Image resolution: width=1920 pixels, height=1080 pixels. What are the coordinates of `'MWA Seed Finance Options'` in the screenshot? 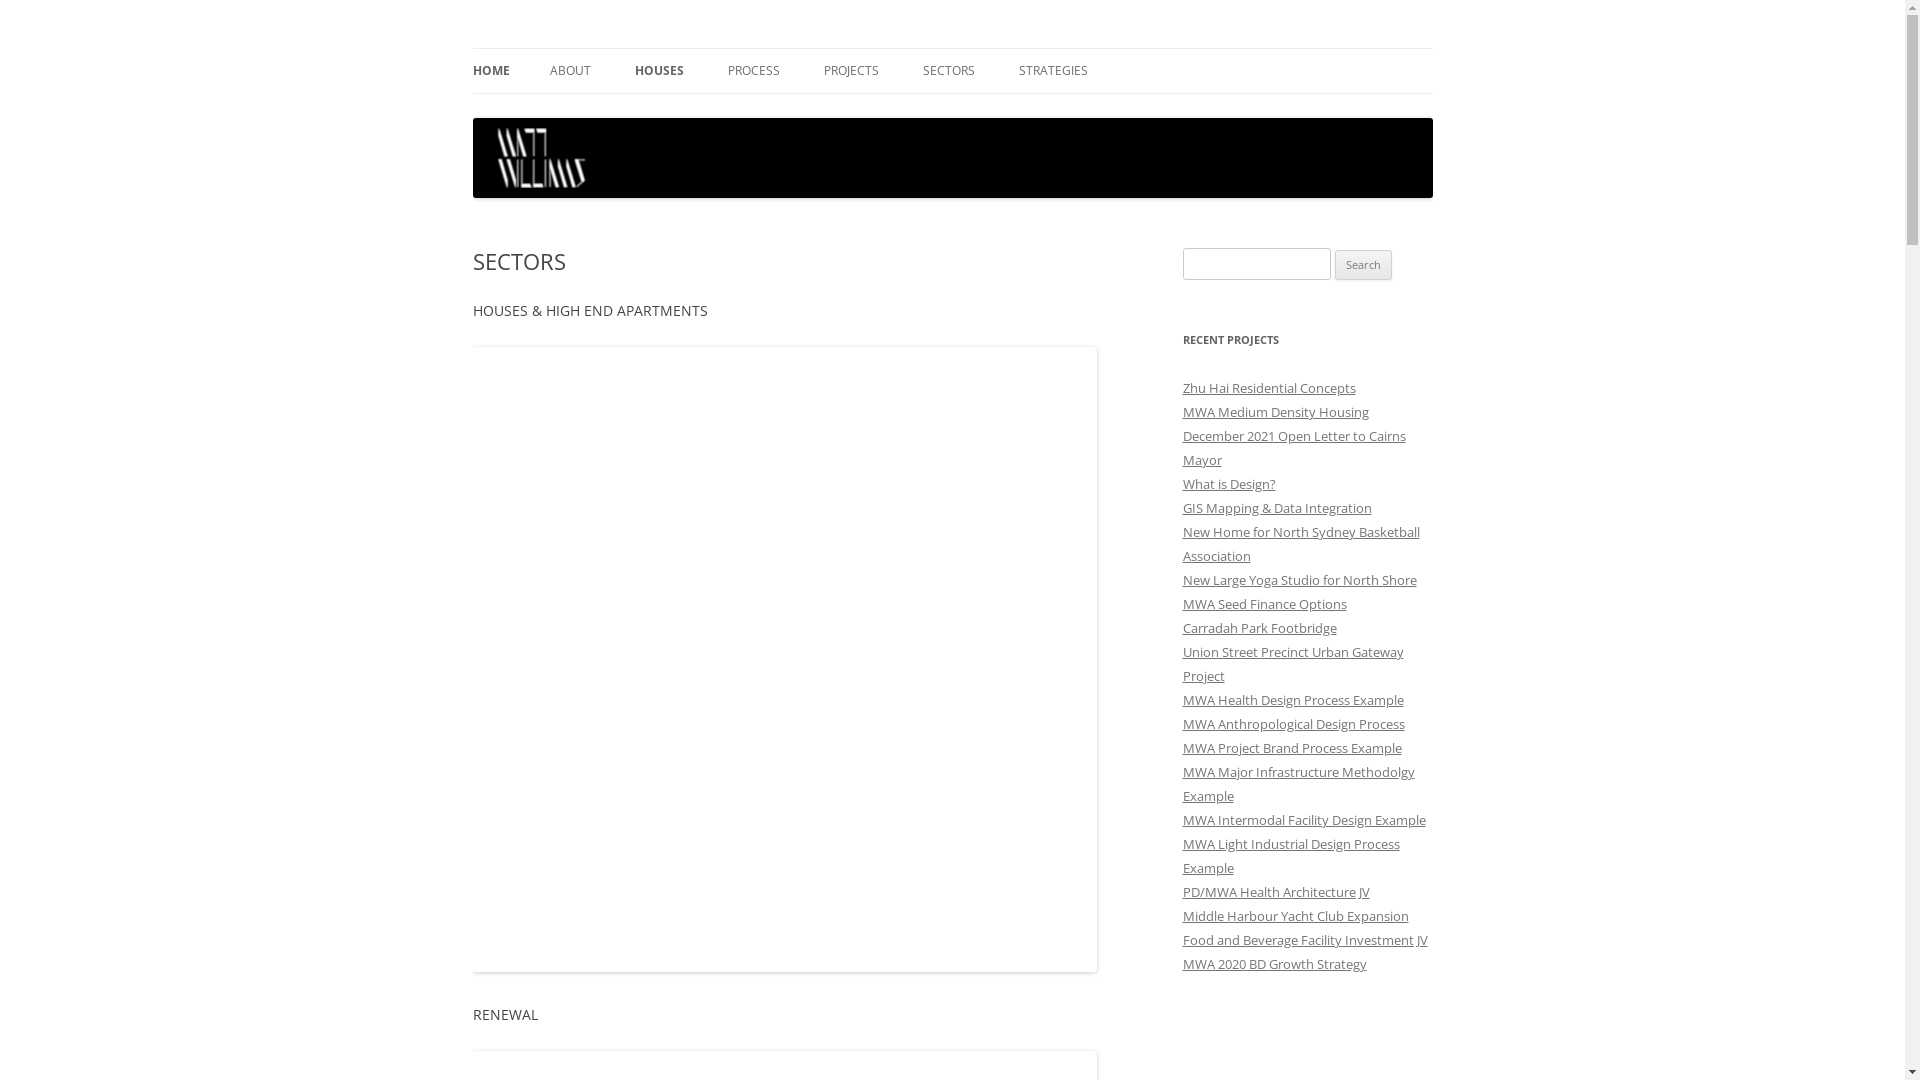 It's located at (1262, 603).